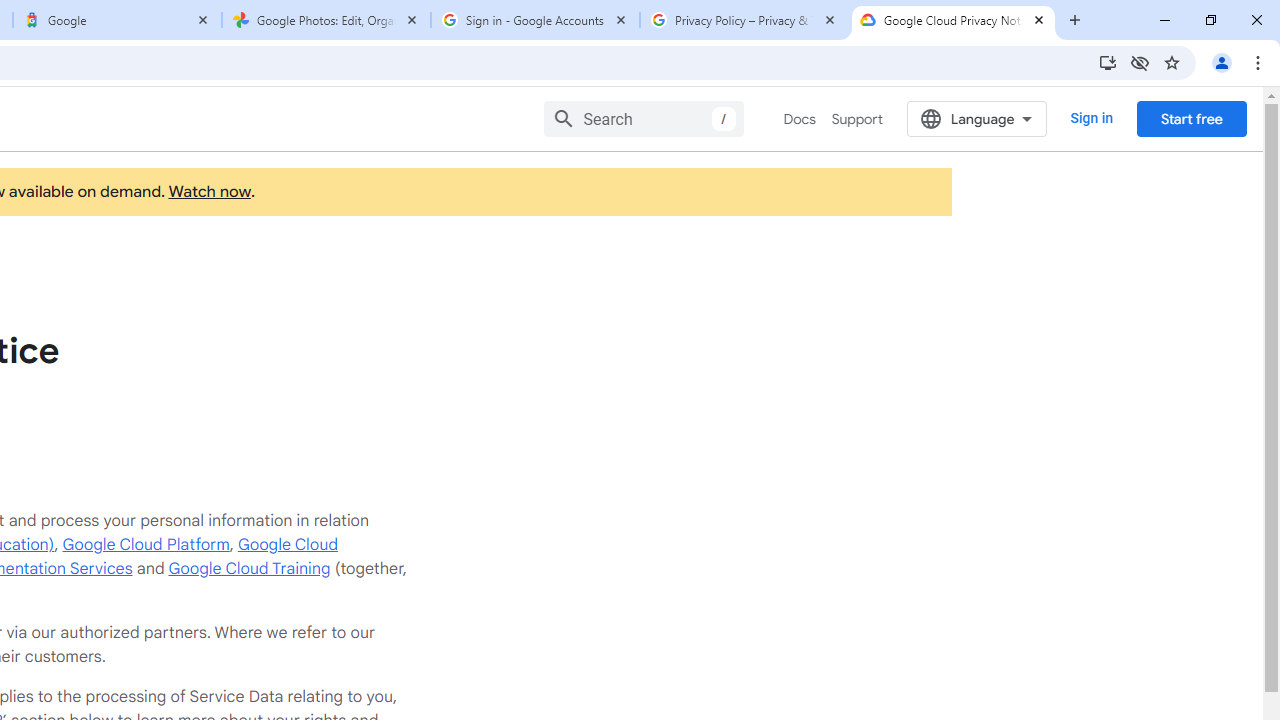 This screenshot has width=1280, height=720. What do you see at coordinates (952, 20) in the screenshot?
I see `'Google Cloud Privacy Notice'` at bounding box center [952, 20].